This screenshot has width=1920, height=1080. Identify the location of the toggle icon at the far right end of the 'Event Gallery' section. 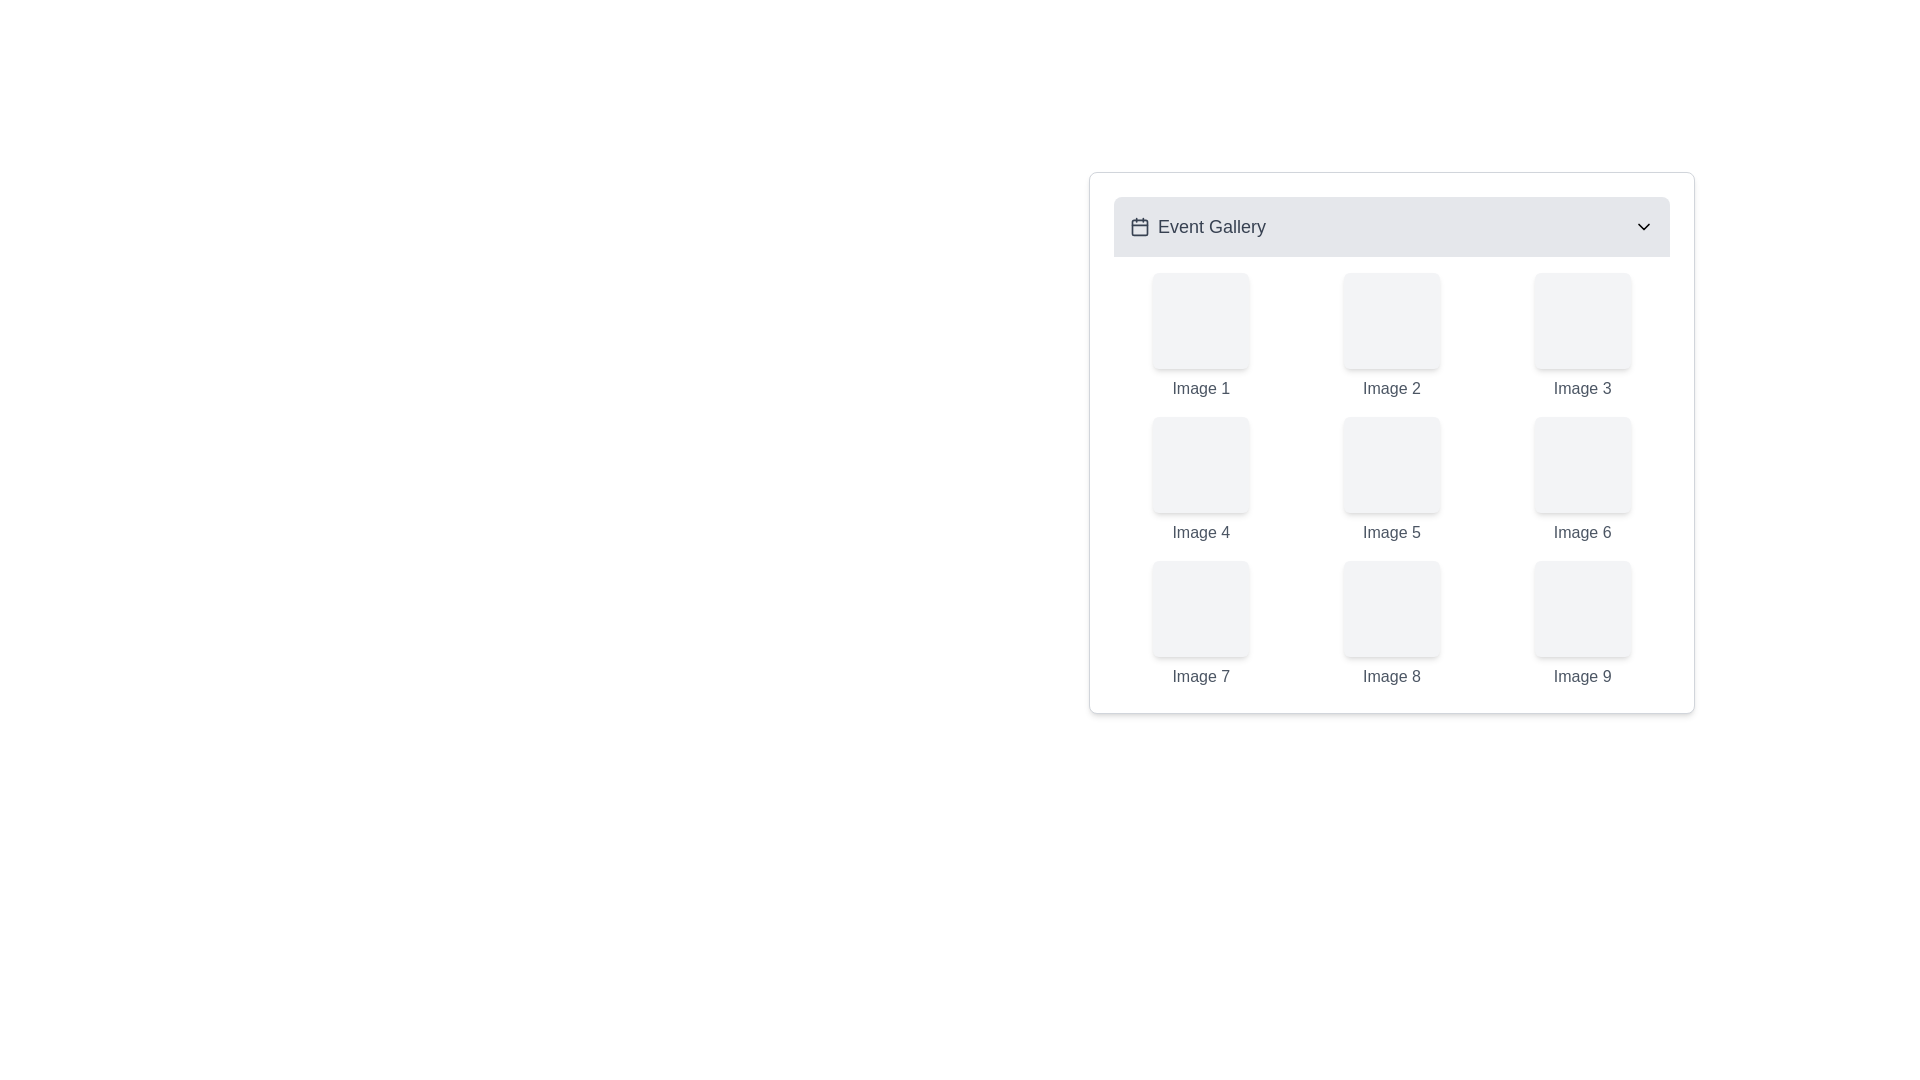
(1643, 226).